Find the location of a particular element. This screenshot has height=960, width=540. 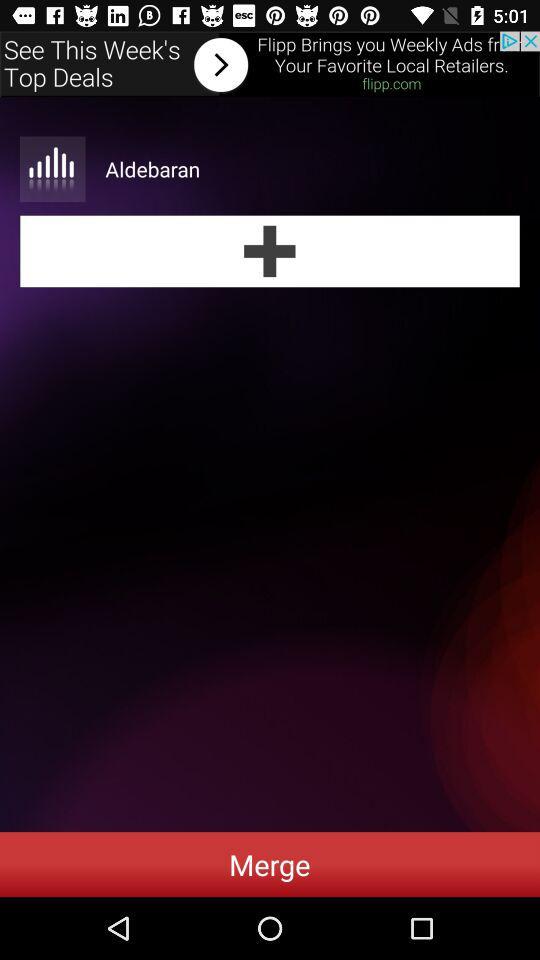

next is located at coordinates (270, 64).